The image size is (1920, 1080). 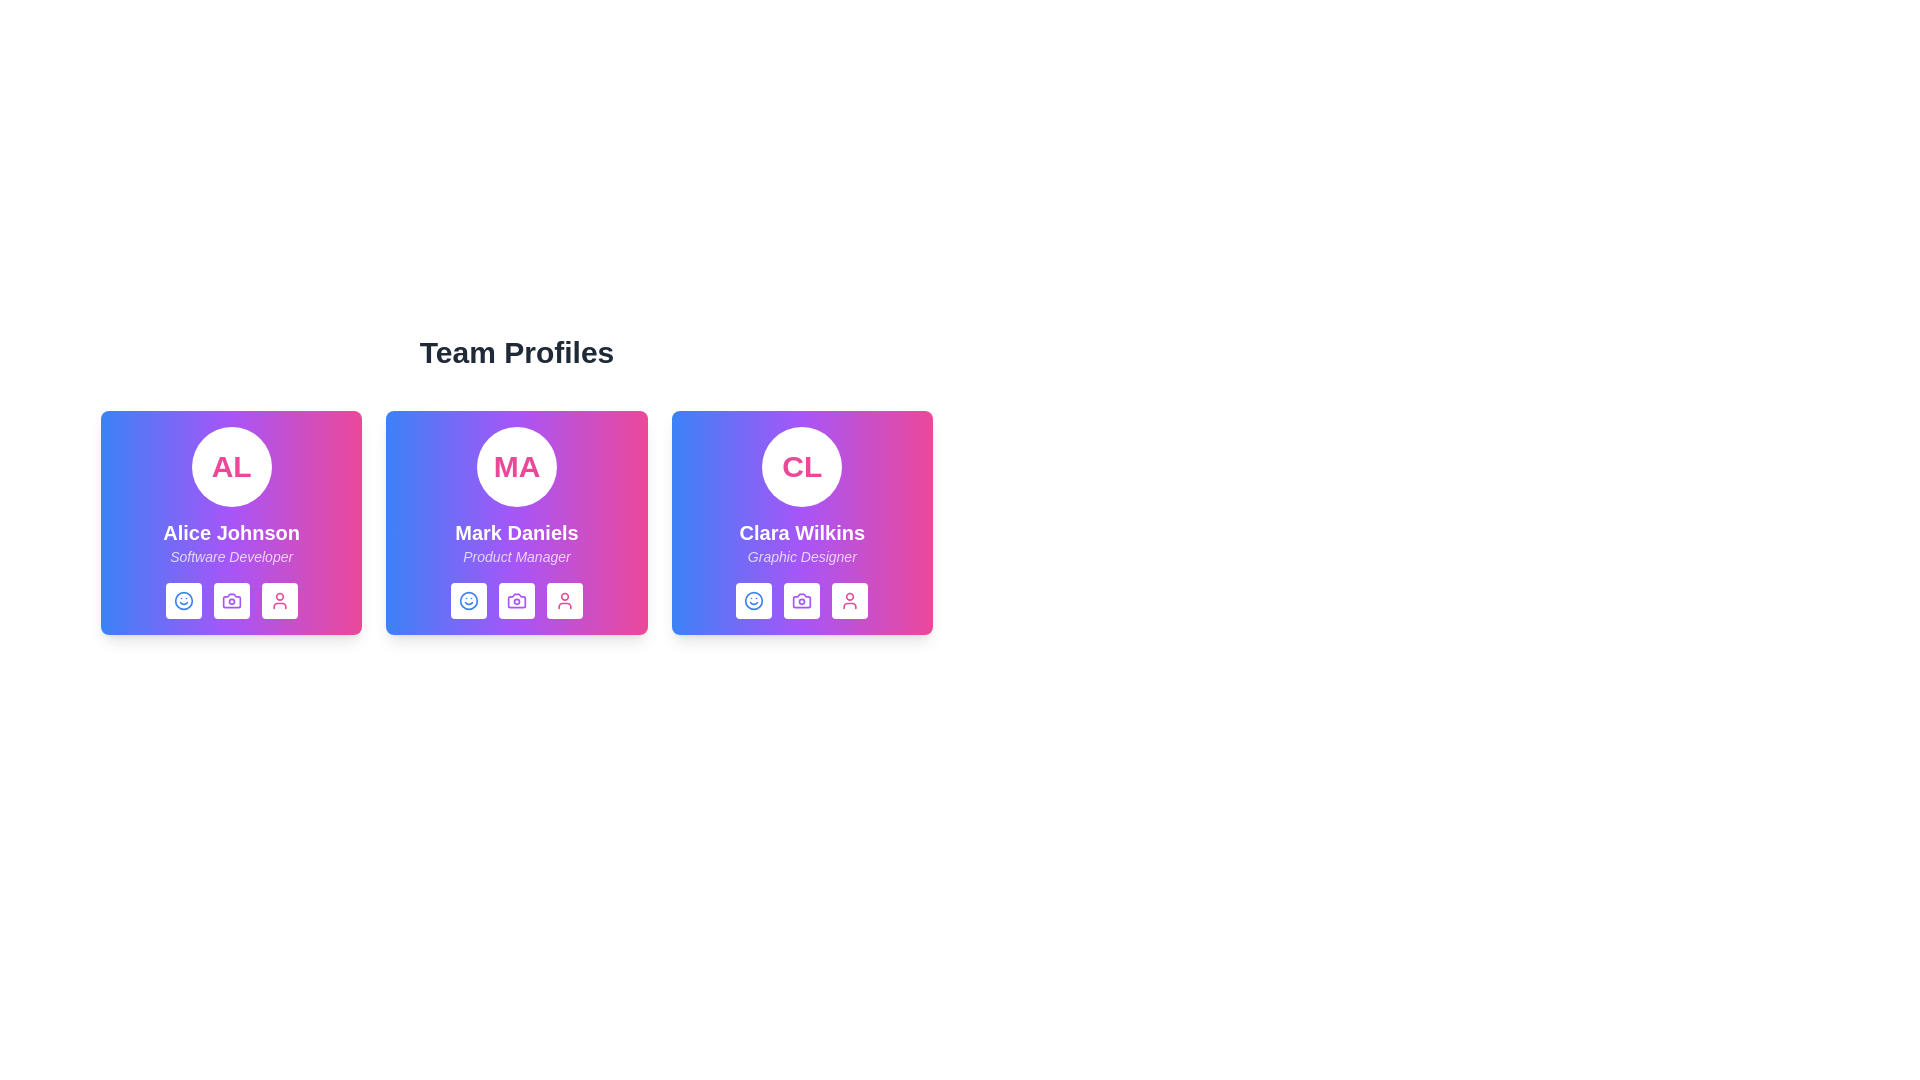 I want to click on the Icon Button with a camera icon, styled with a white background and purple text, located in the profile card of Clara Wilkins, so click(x=802, y=600).